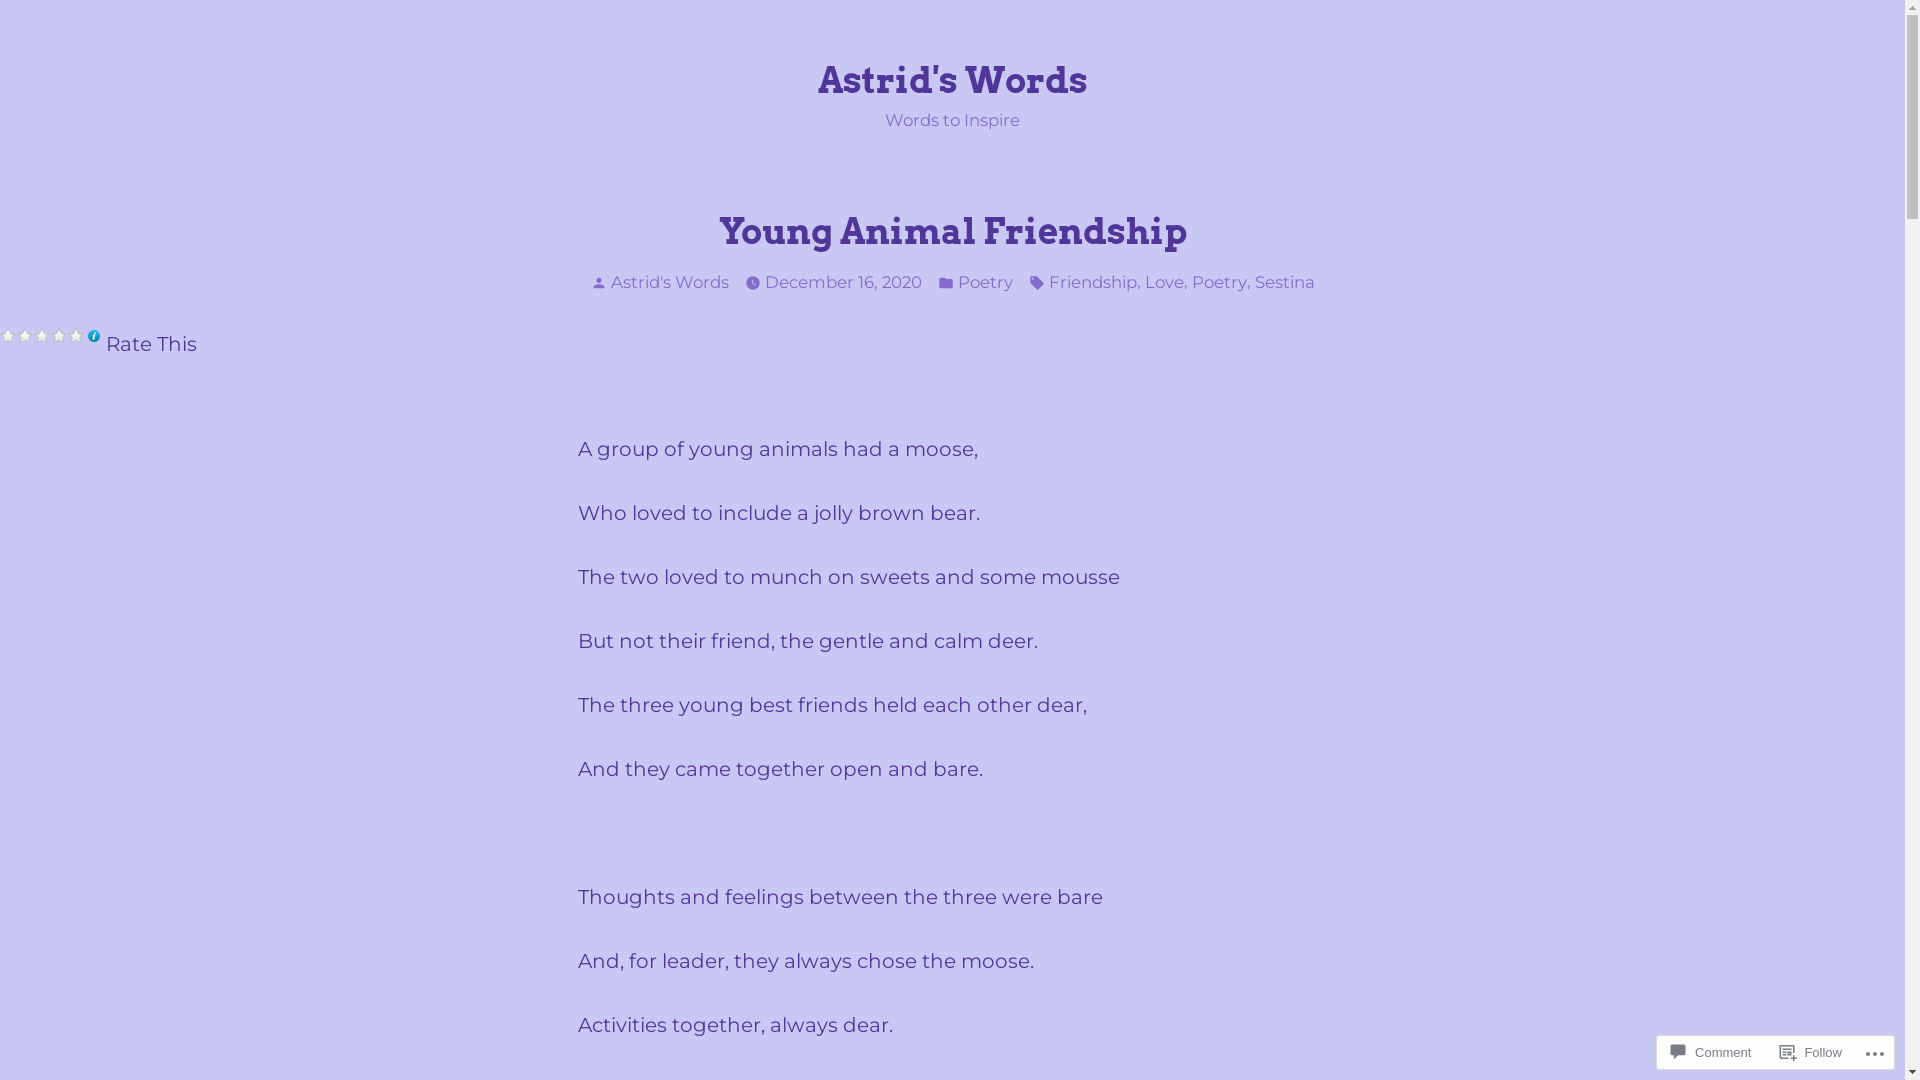  I want to click on 'Poetry', so click(957, 282).